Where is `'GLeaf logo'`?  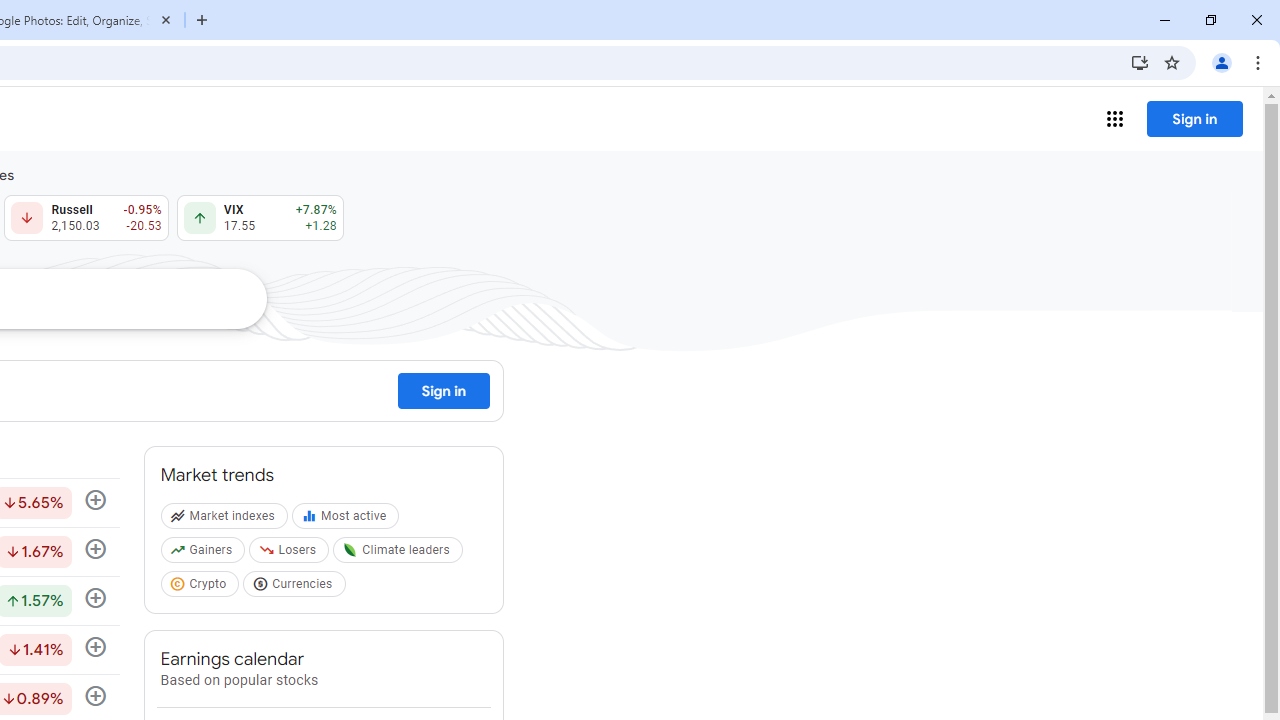
'GLeaf logo' is located at coordinates (350, 550).